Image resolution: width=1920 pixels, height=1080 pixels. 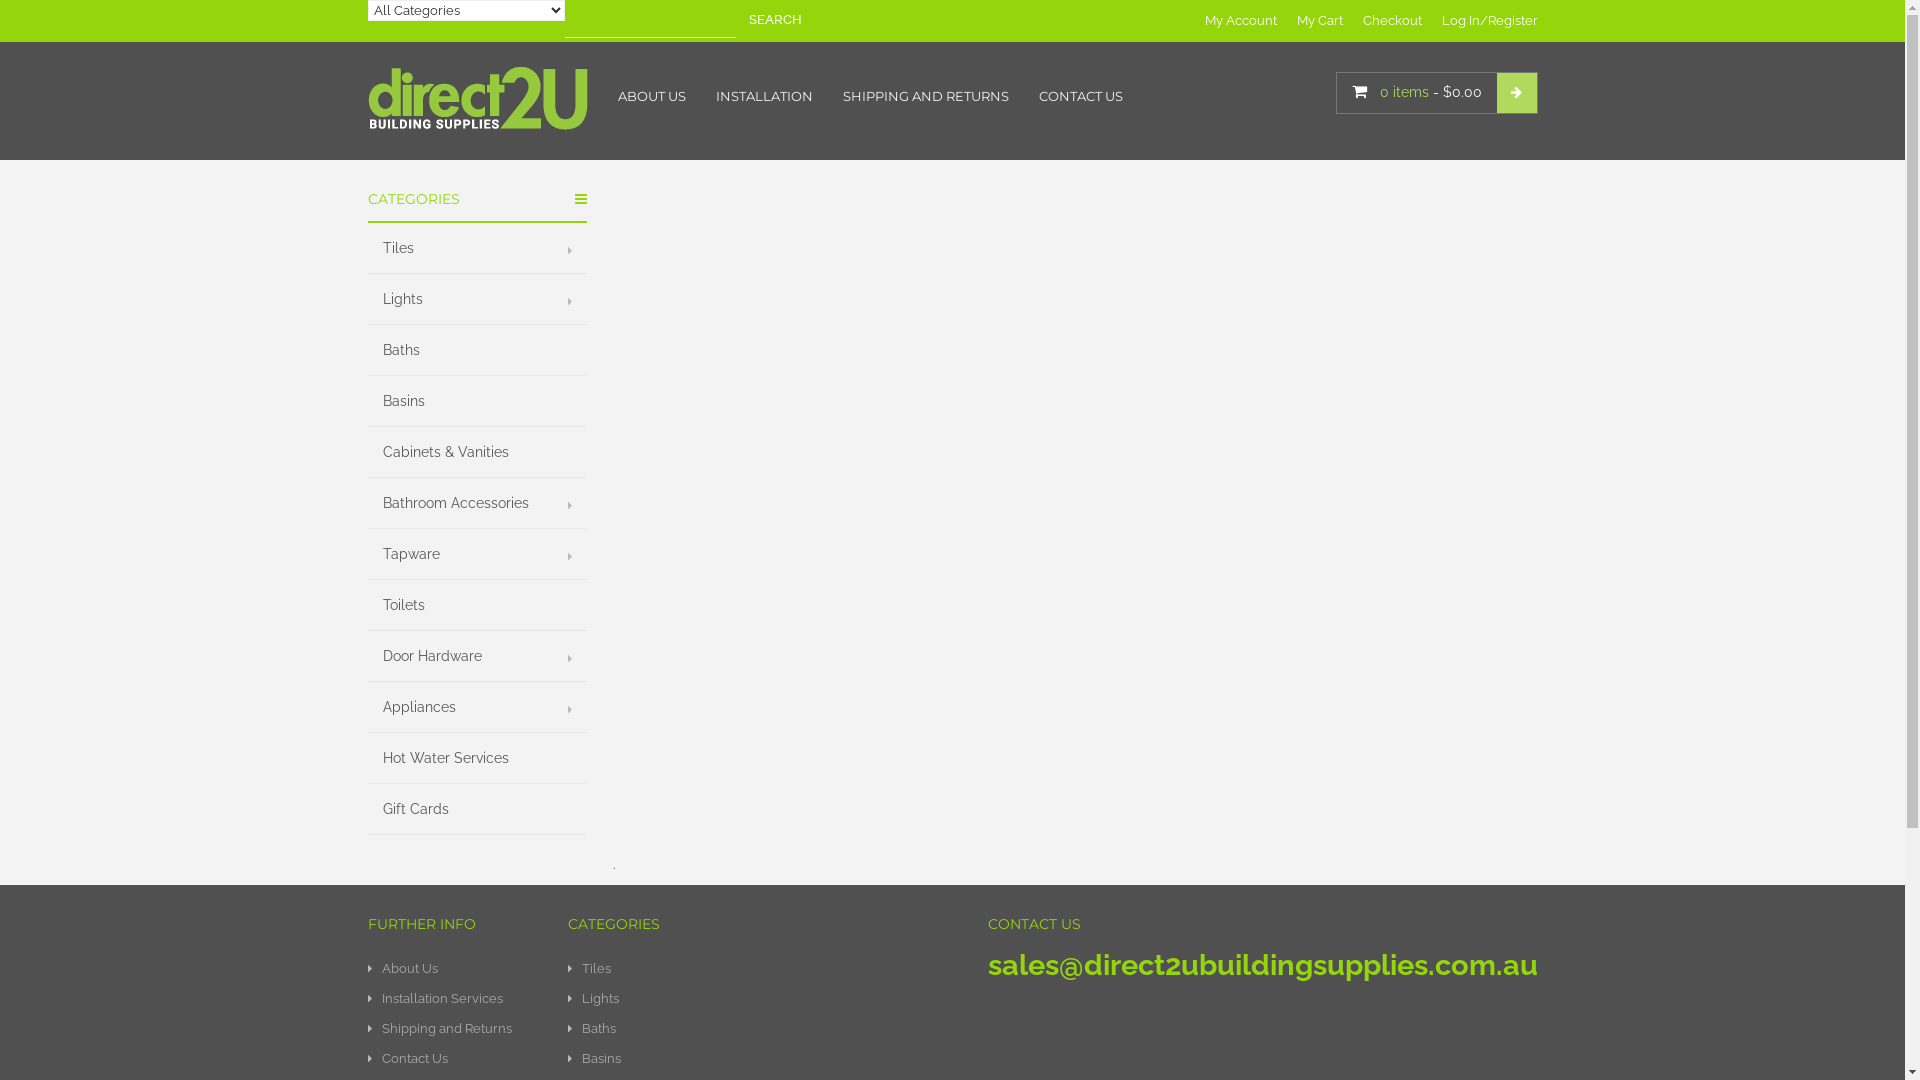 What do you see at coordinates (1319, 20) in the screenshot?
I see `'My Cart'` at bounding box center [1319, 20].